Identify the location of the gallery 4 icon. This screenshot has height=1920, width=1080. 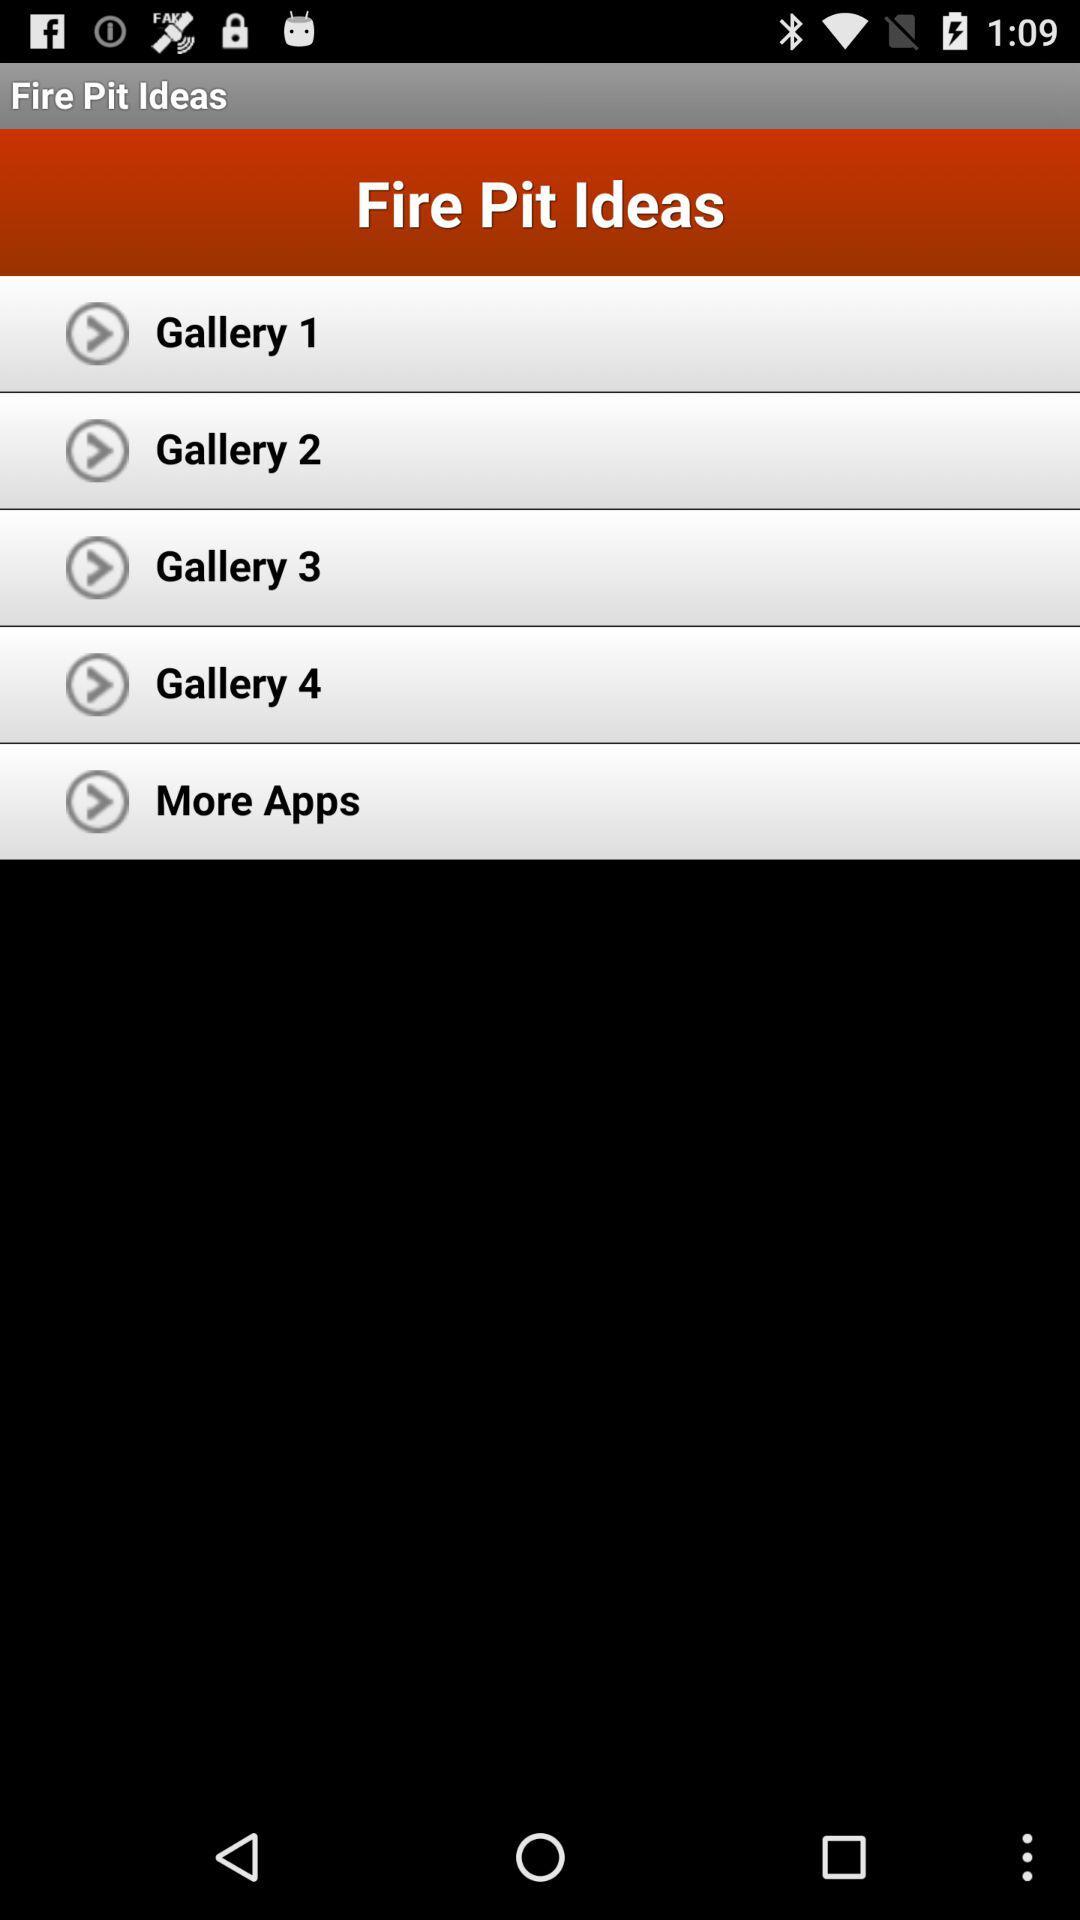
(237, 681).